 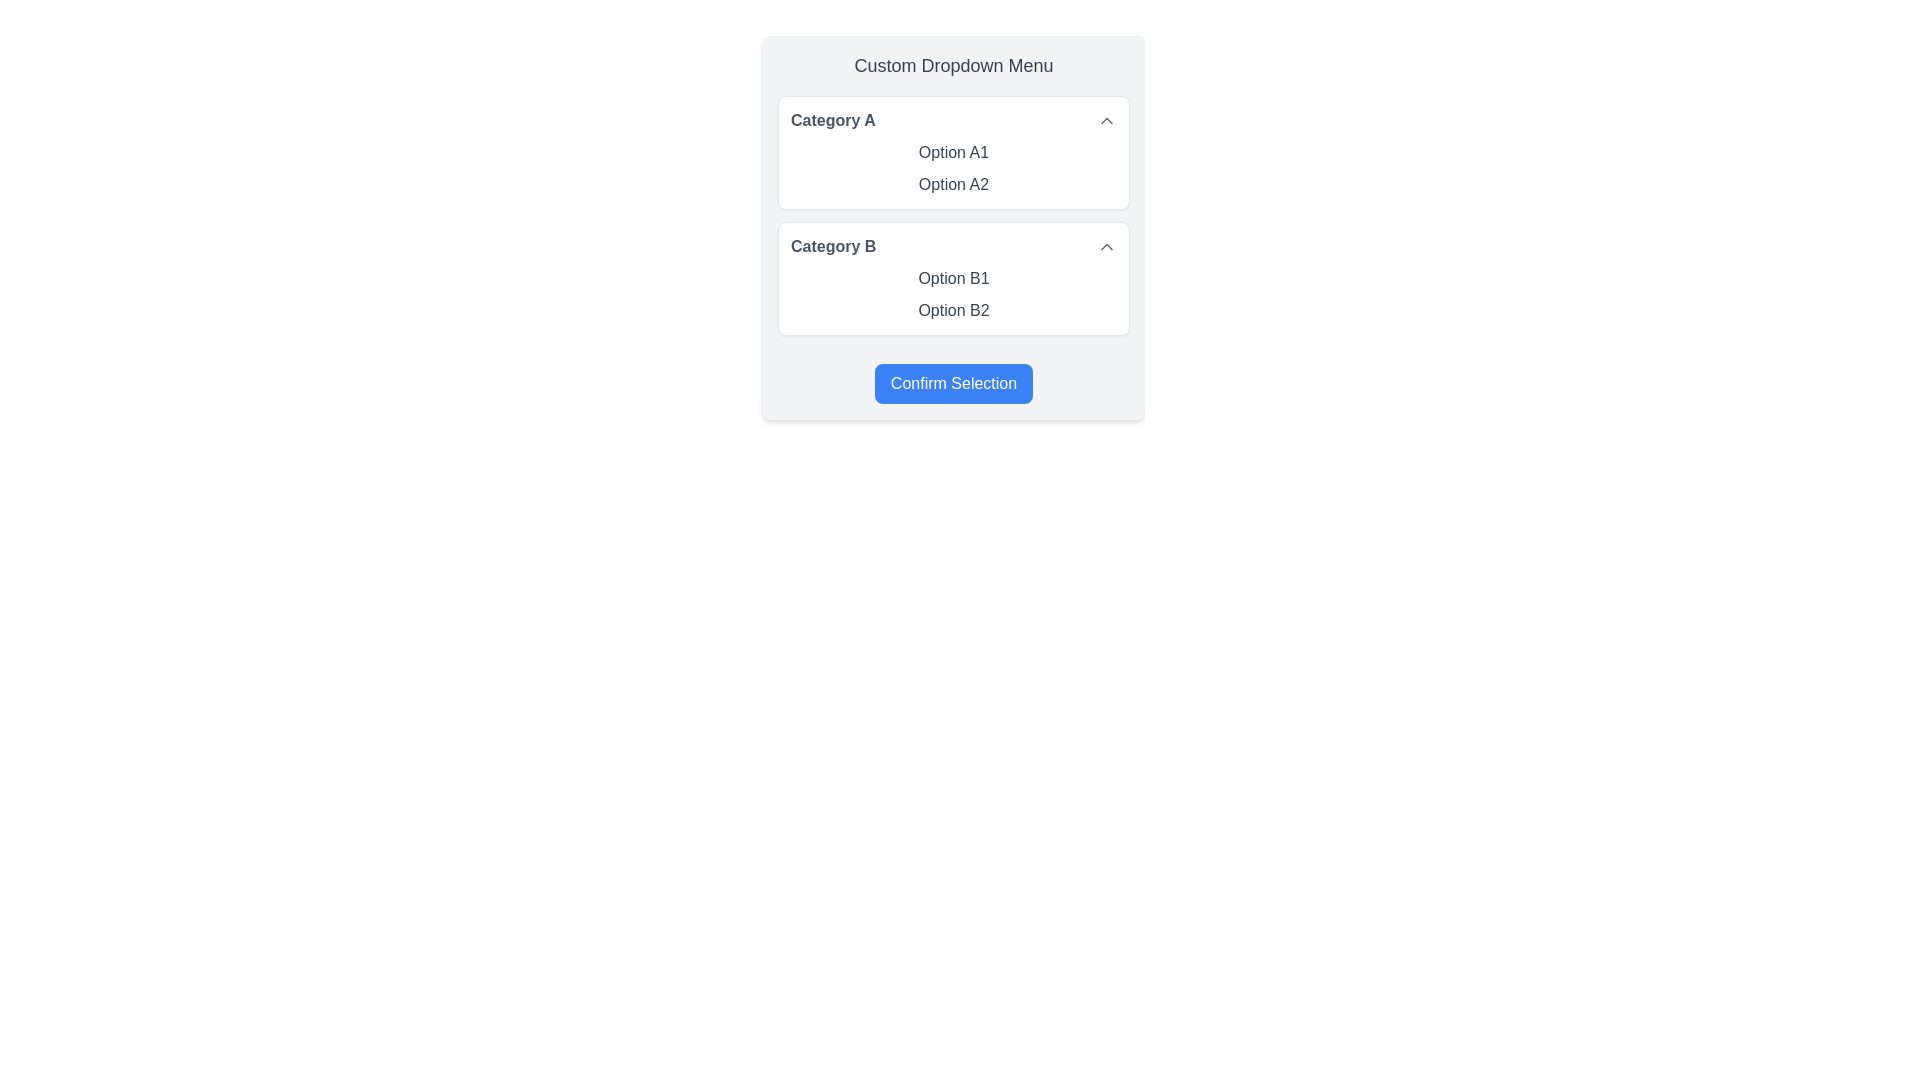 I want to click on the 'Option B1' item within the List of textual items under the 'Category B' section, so click(x=953, y=294).